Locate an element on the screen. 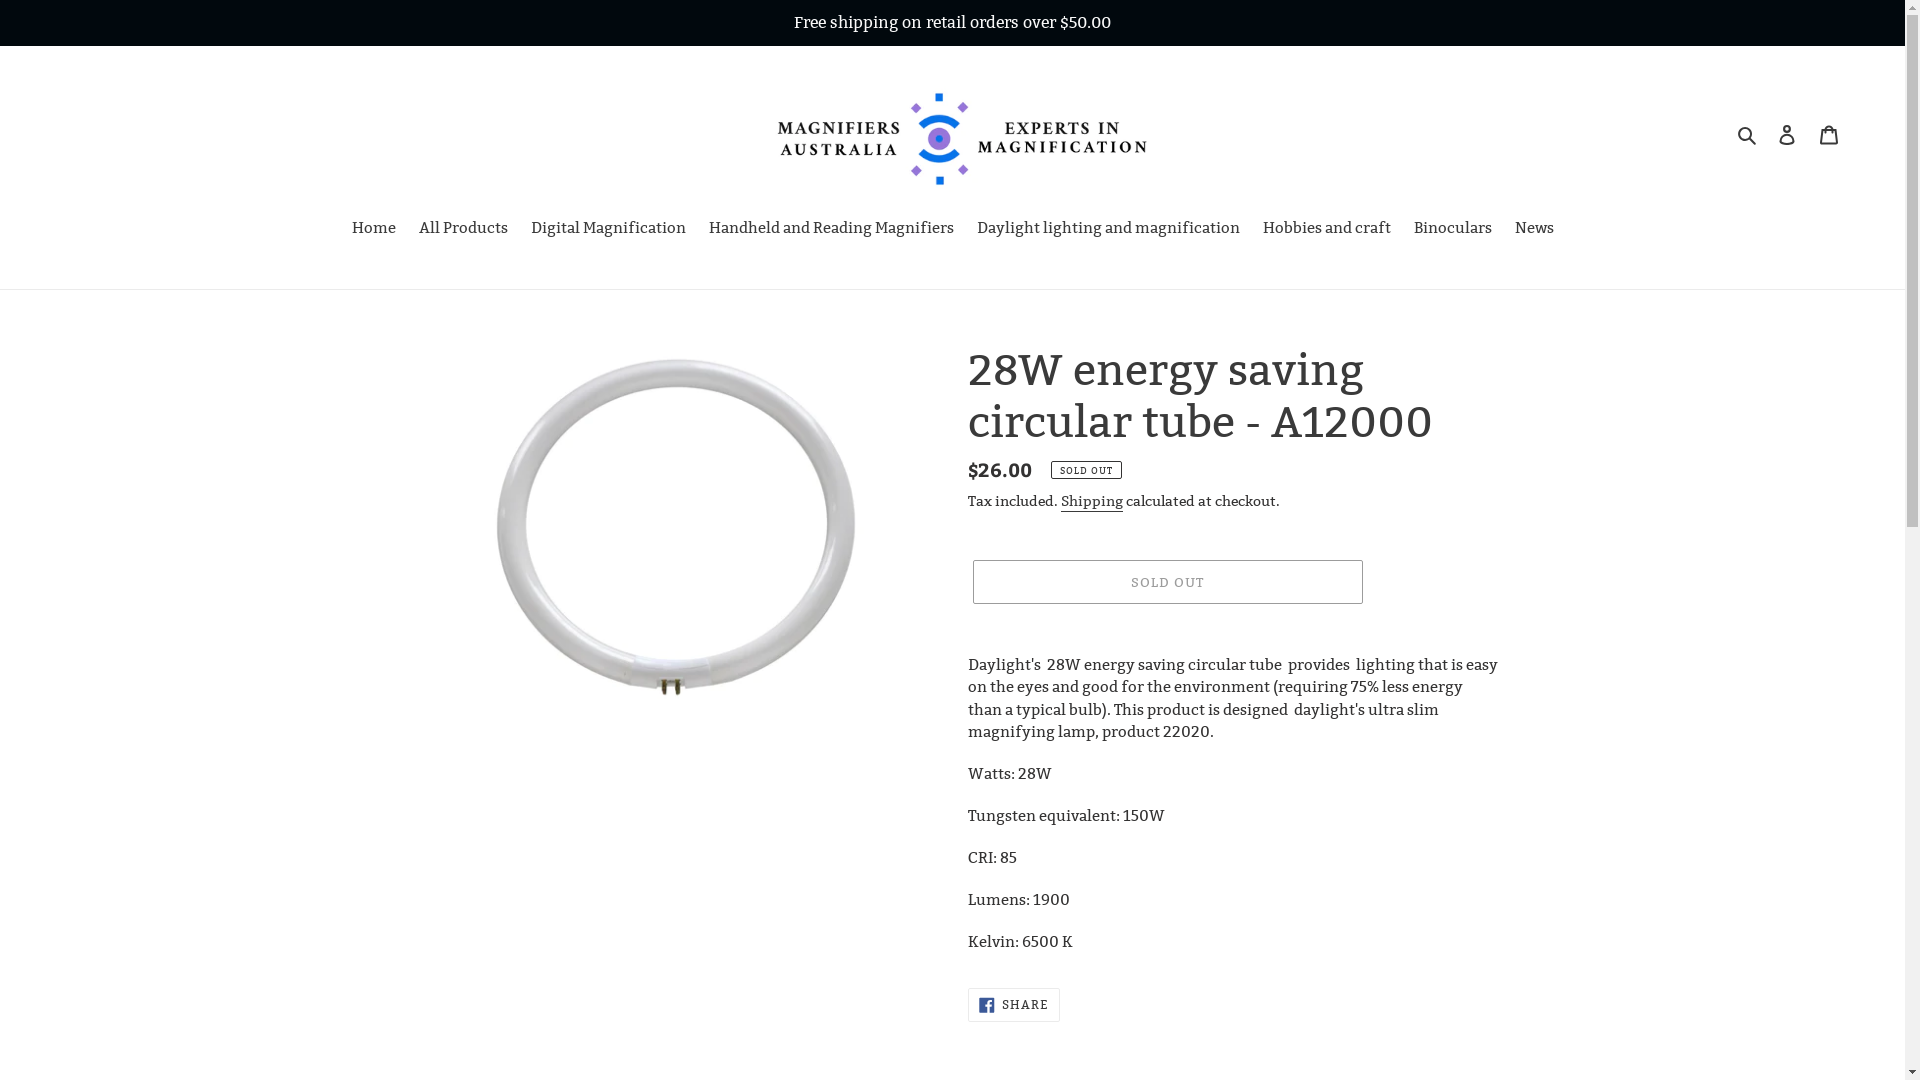 The height and width of the screenshot is (1080, 1920). 'All Products' is located at coordinates (461, 229).